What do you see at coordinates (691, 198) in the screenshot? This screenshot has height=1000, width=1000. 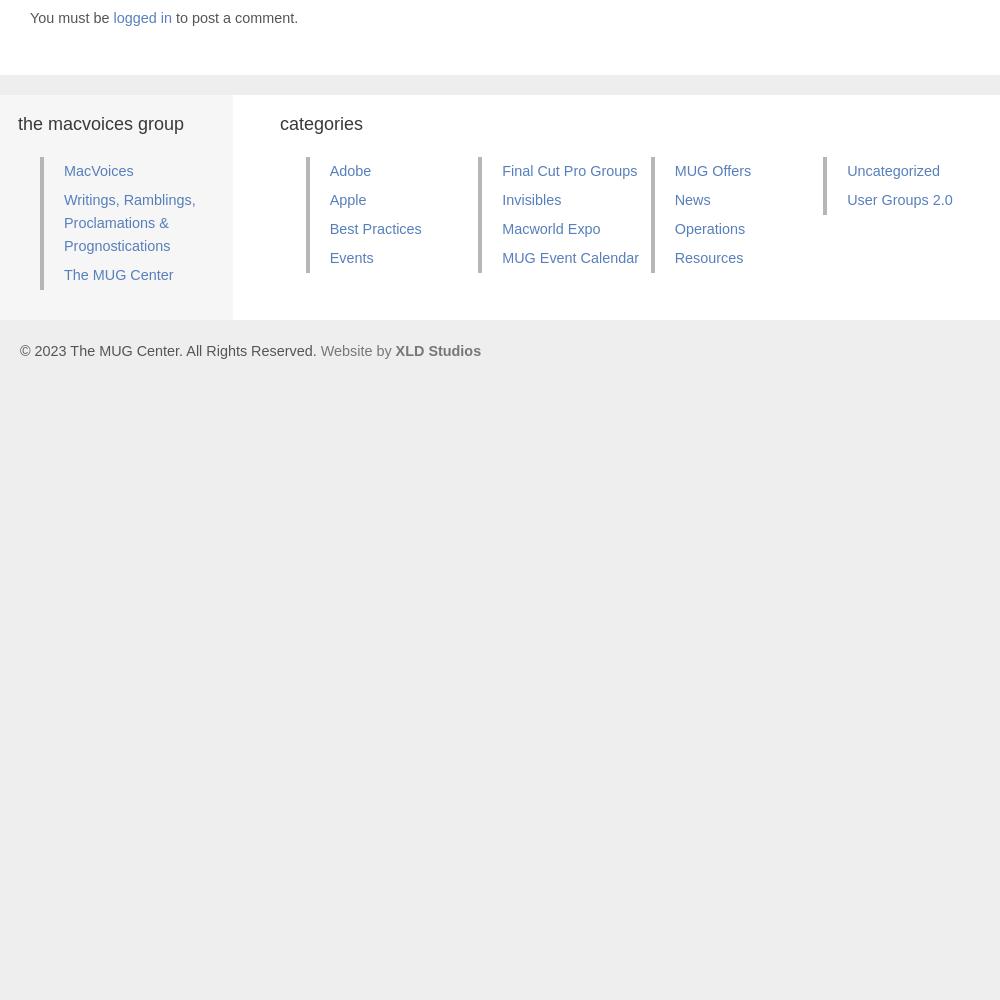 I see `'News'` at bounding box center [691, 198].